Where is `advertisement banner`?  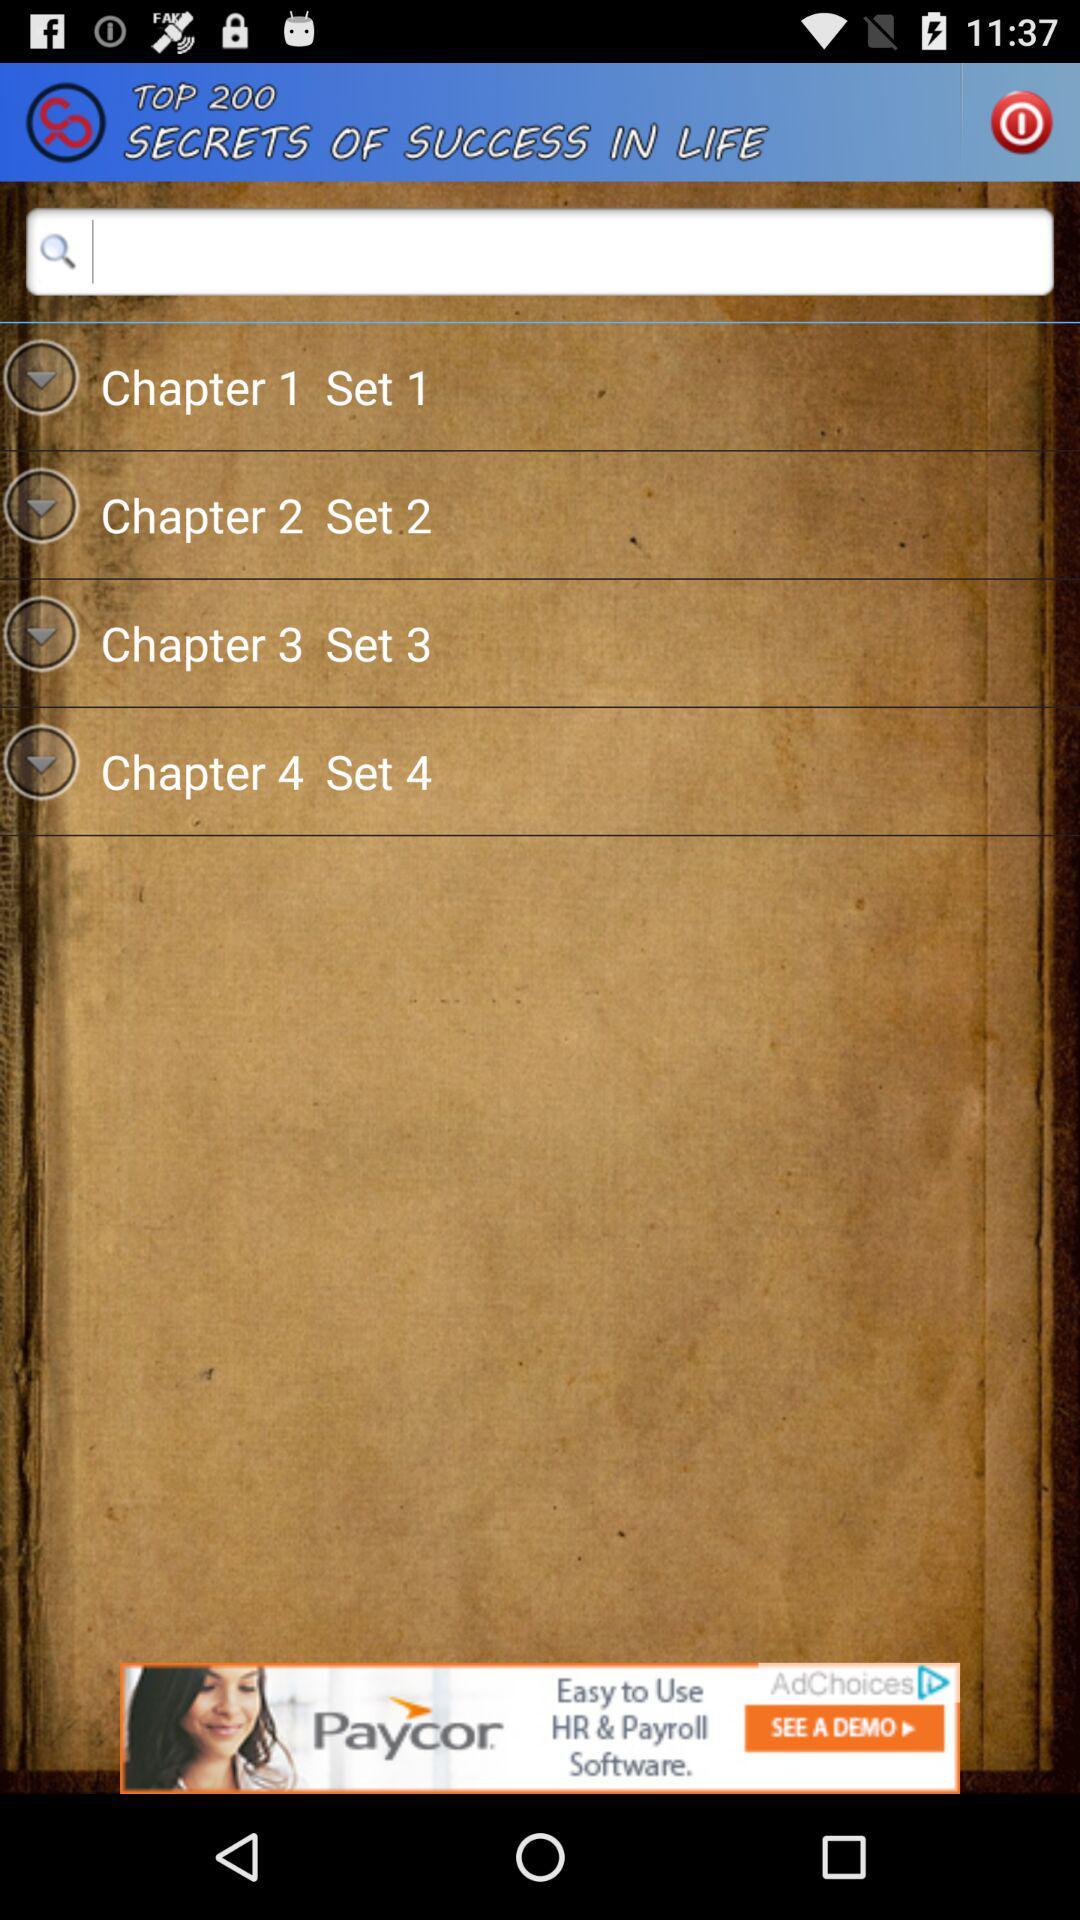
advertisement banner is located at coordinates (540, 1727).